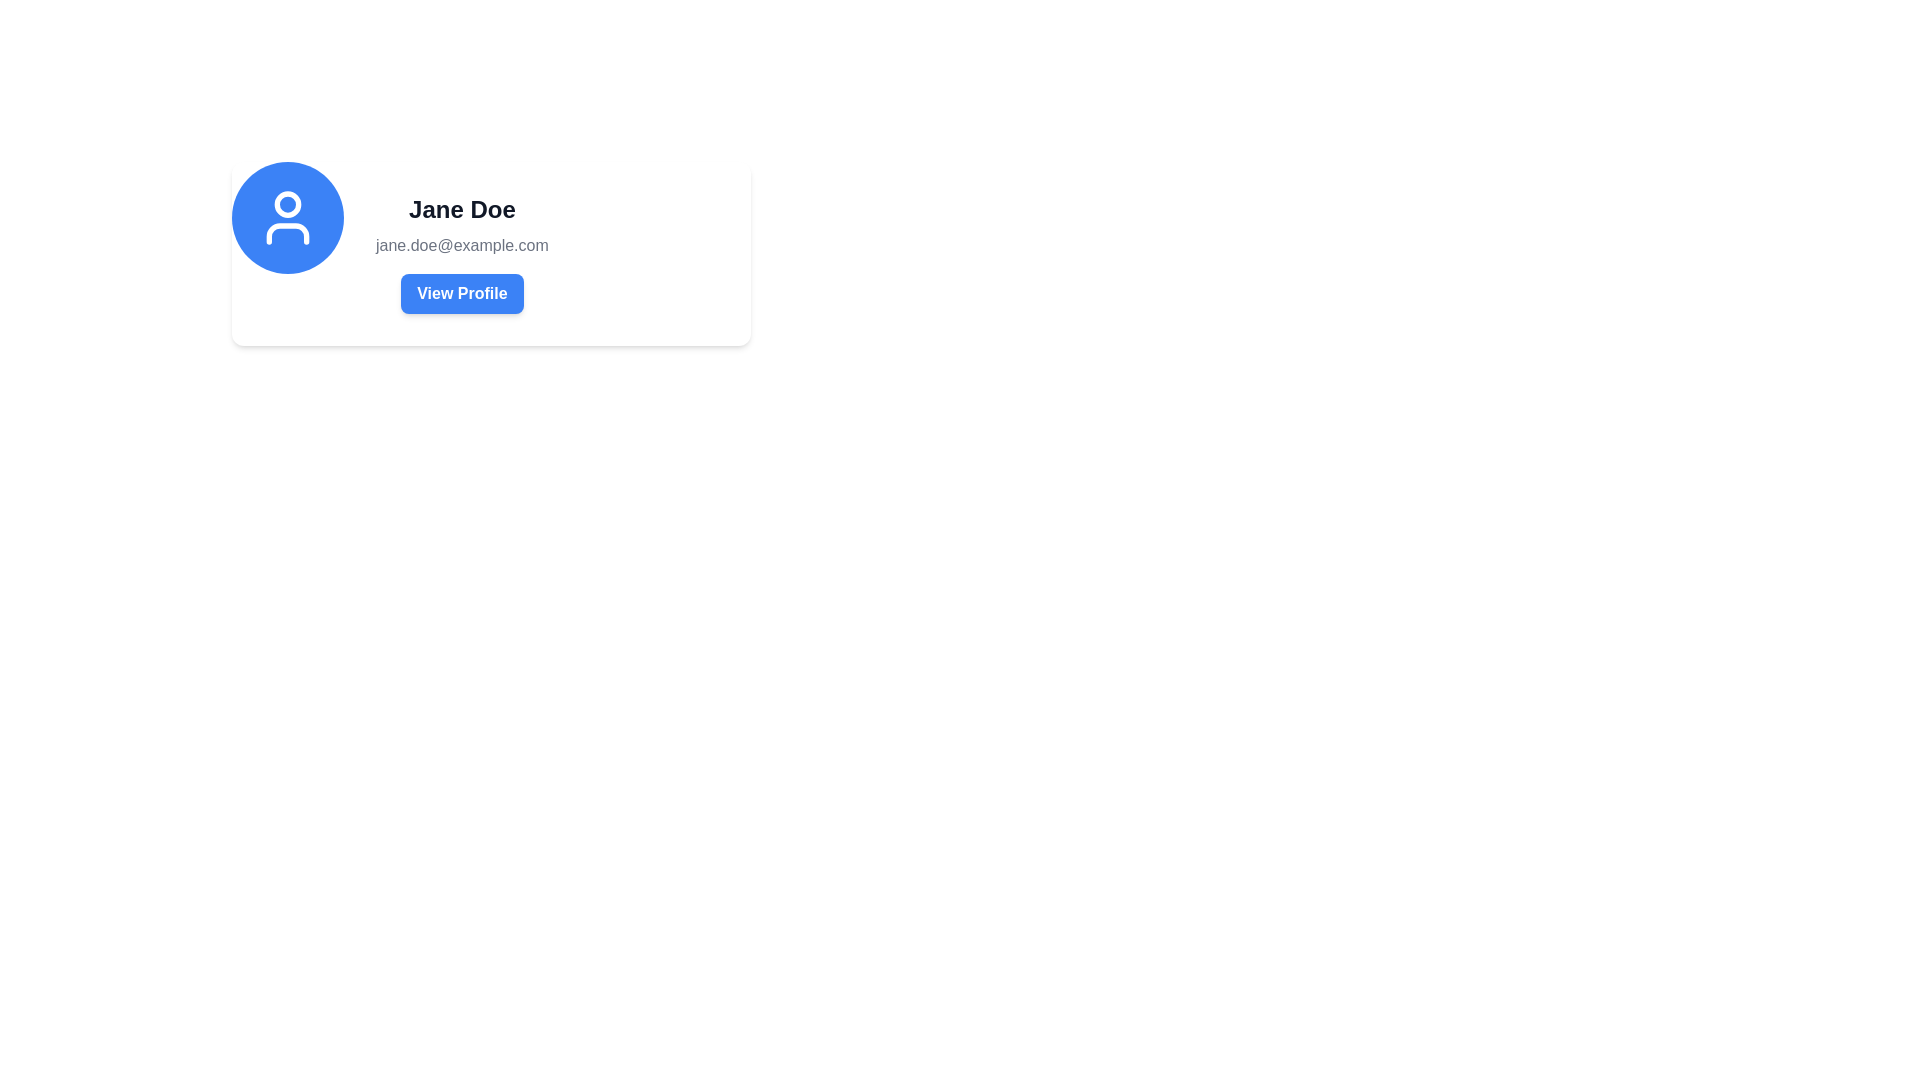  I want to click on the email contact information displayed as secondary text in the user profile group, located below the user name and above the 'View Profile' button, so click(461, 245).